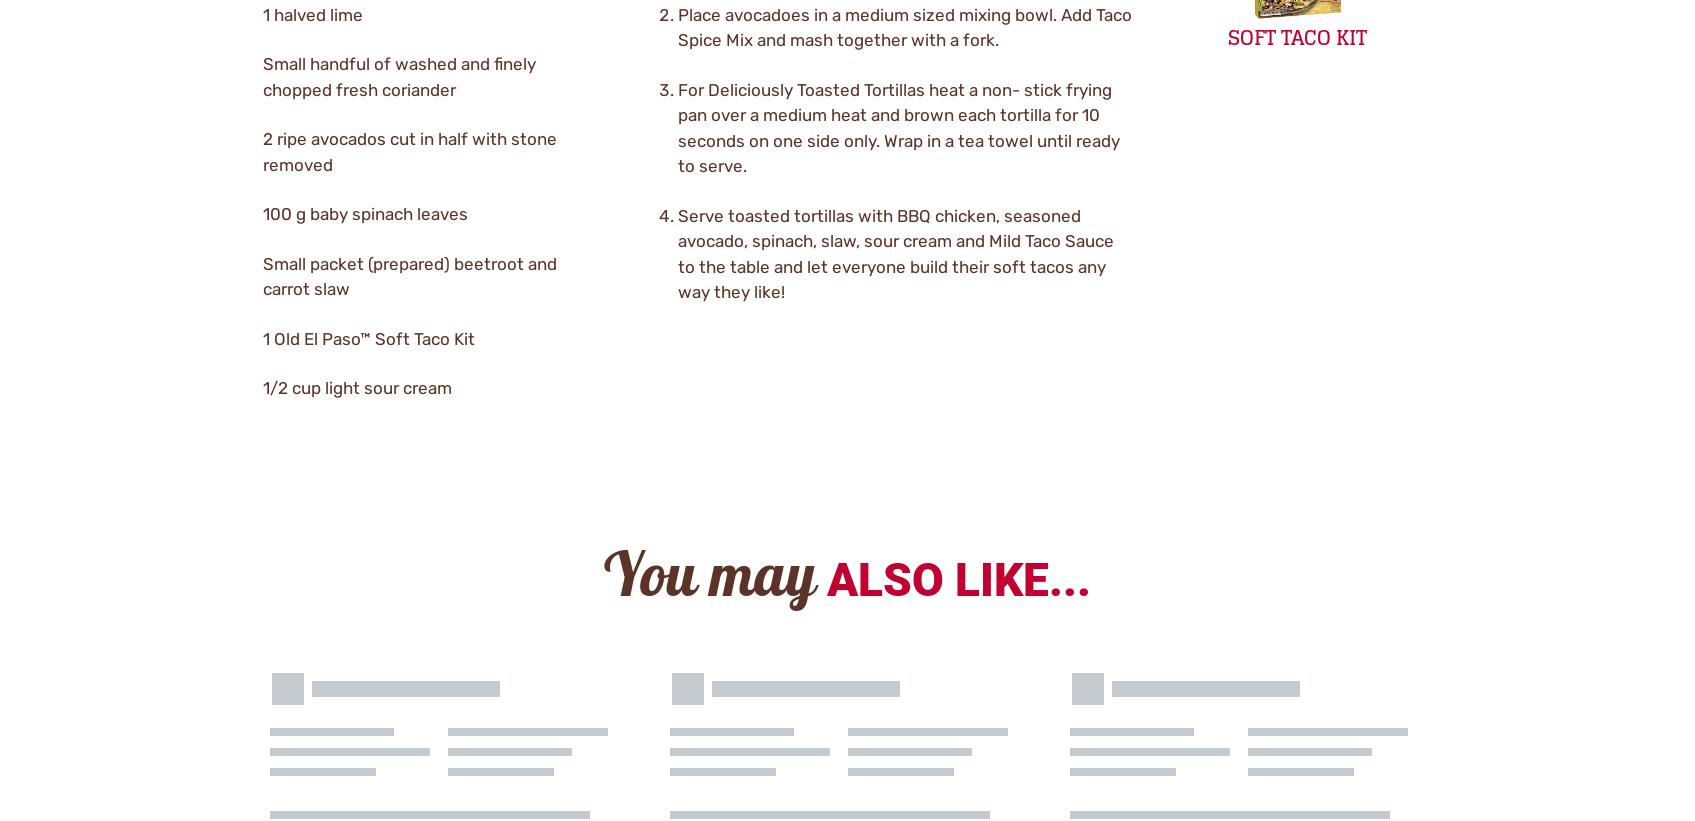 The image size is (1695, 821). I want to click on '2 ripe avocados cut in half with stone removed', so click(409, 151).